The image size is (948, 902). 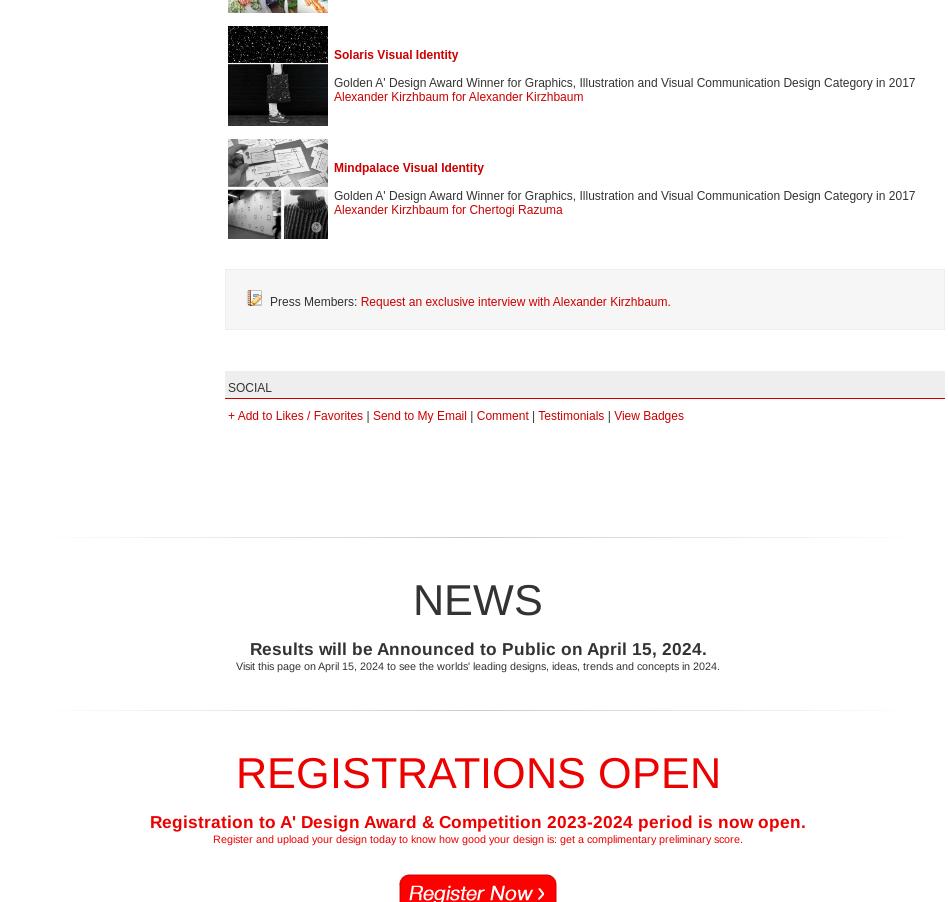 I want to click on 'SOCIAL', so click(x=226, y=388).